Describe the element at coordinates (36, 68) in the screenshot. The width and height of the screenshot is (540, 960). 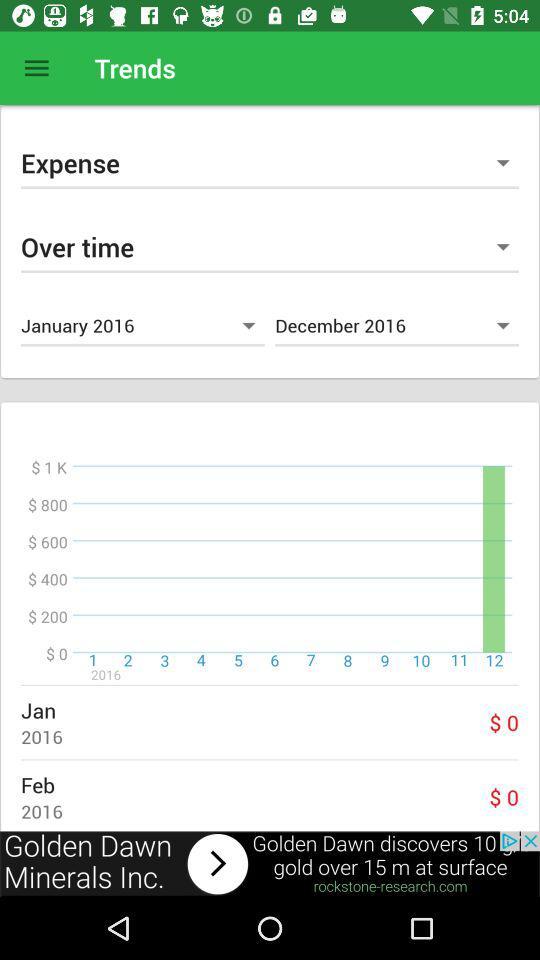
I see `open menu` at that location.